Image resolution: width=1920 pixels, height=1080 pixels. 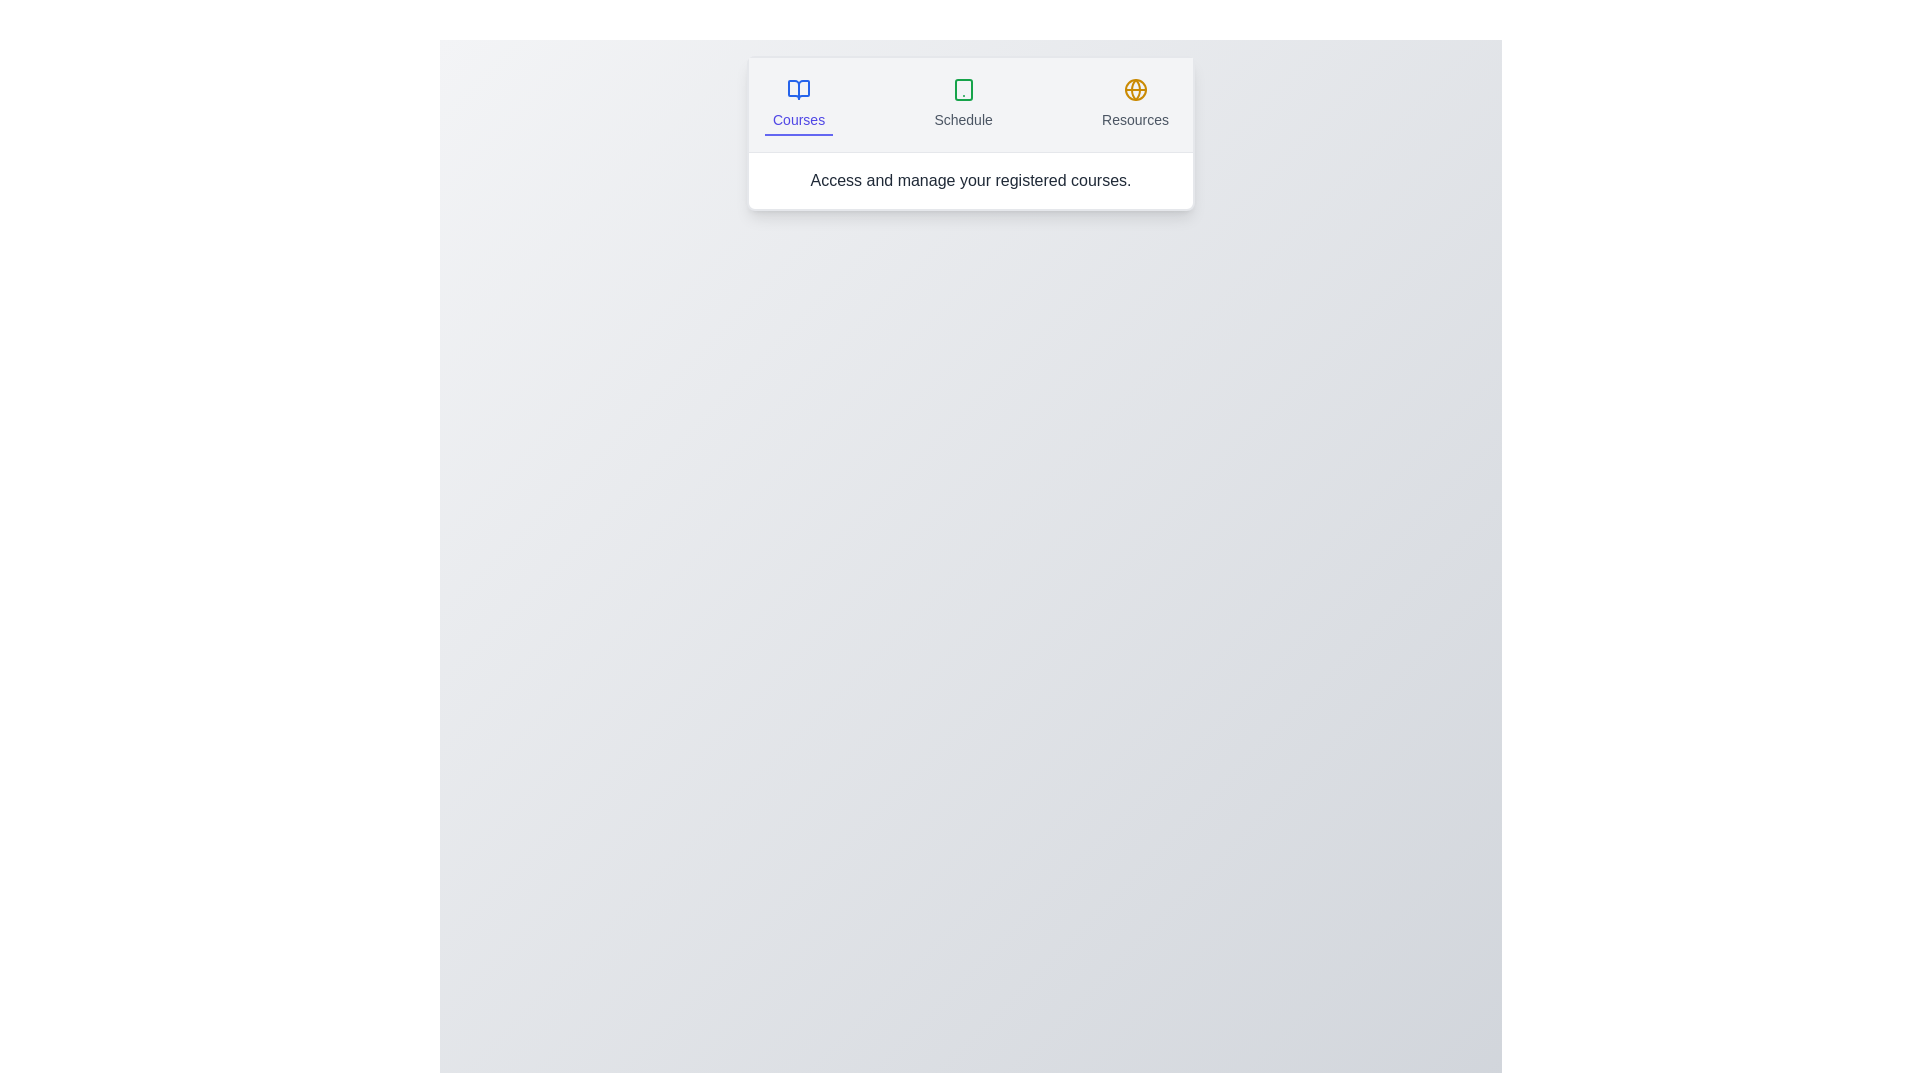 I want to click on the tab labeled Resources, so click(x=1134, y=104).